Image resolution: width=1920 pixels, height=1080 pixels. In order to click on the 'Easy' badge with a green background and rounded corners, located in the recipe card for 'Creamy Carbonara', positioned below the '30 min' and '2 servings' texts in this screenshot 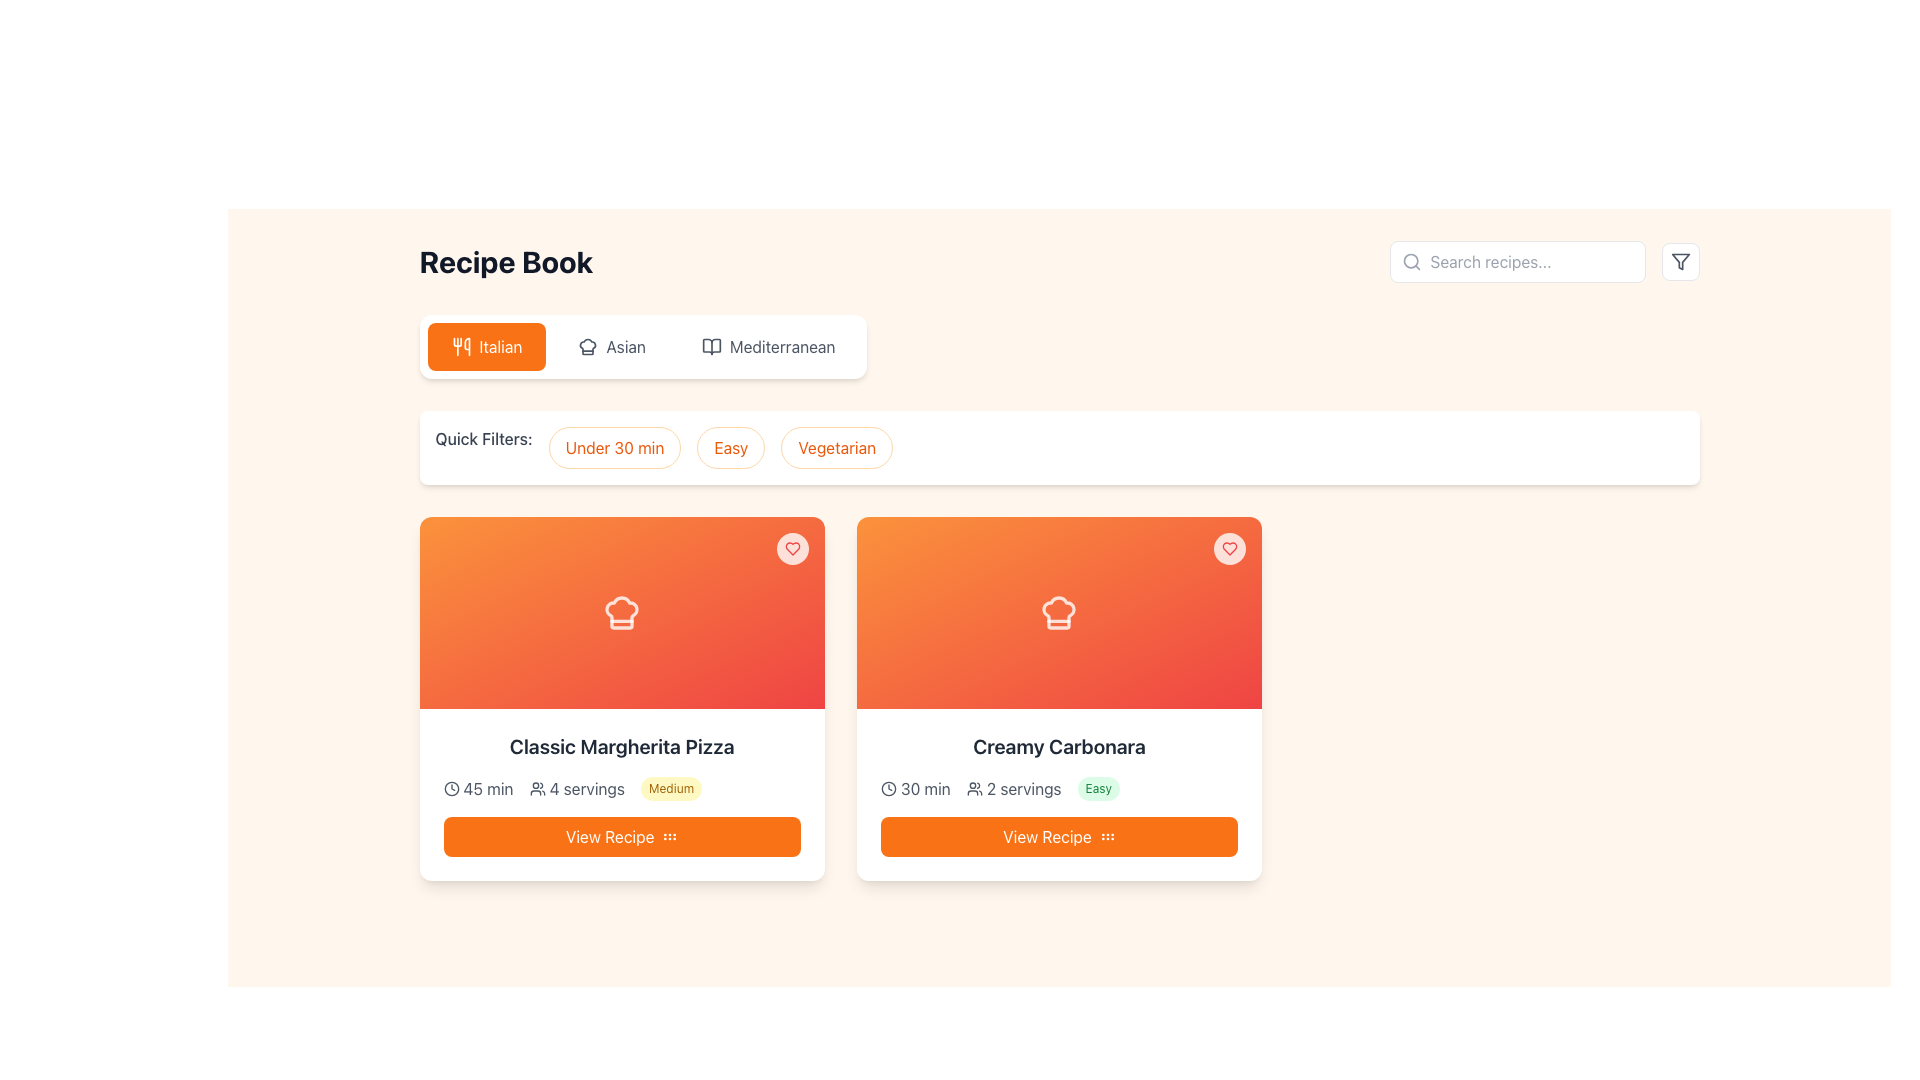, I will do `click(1097, 788)`.